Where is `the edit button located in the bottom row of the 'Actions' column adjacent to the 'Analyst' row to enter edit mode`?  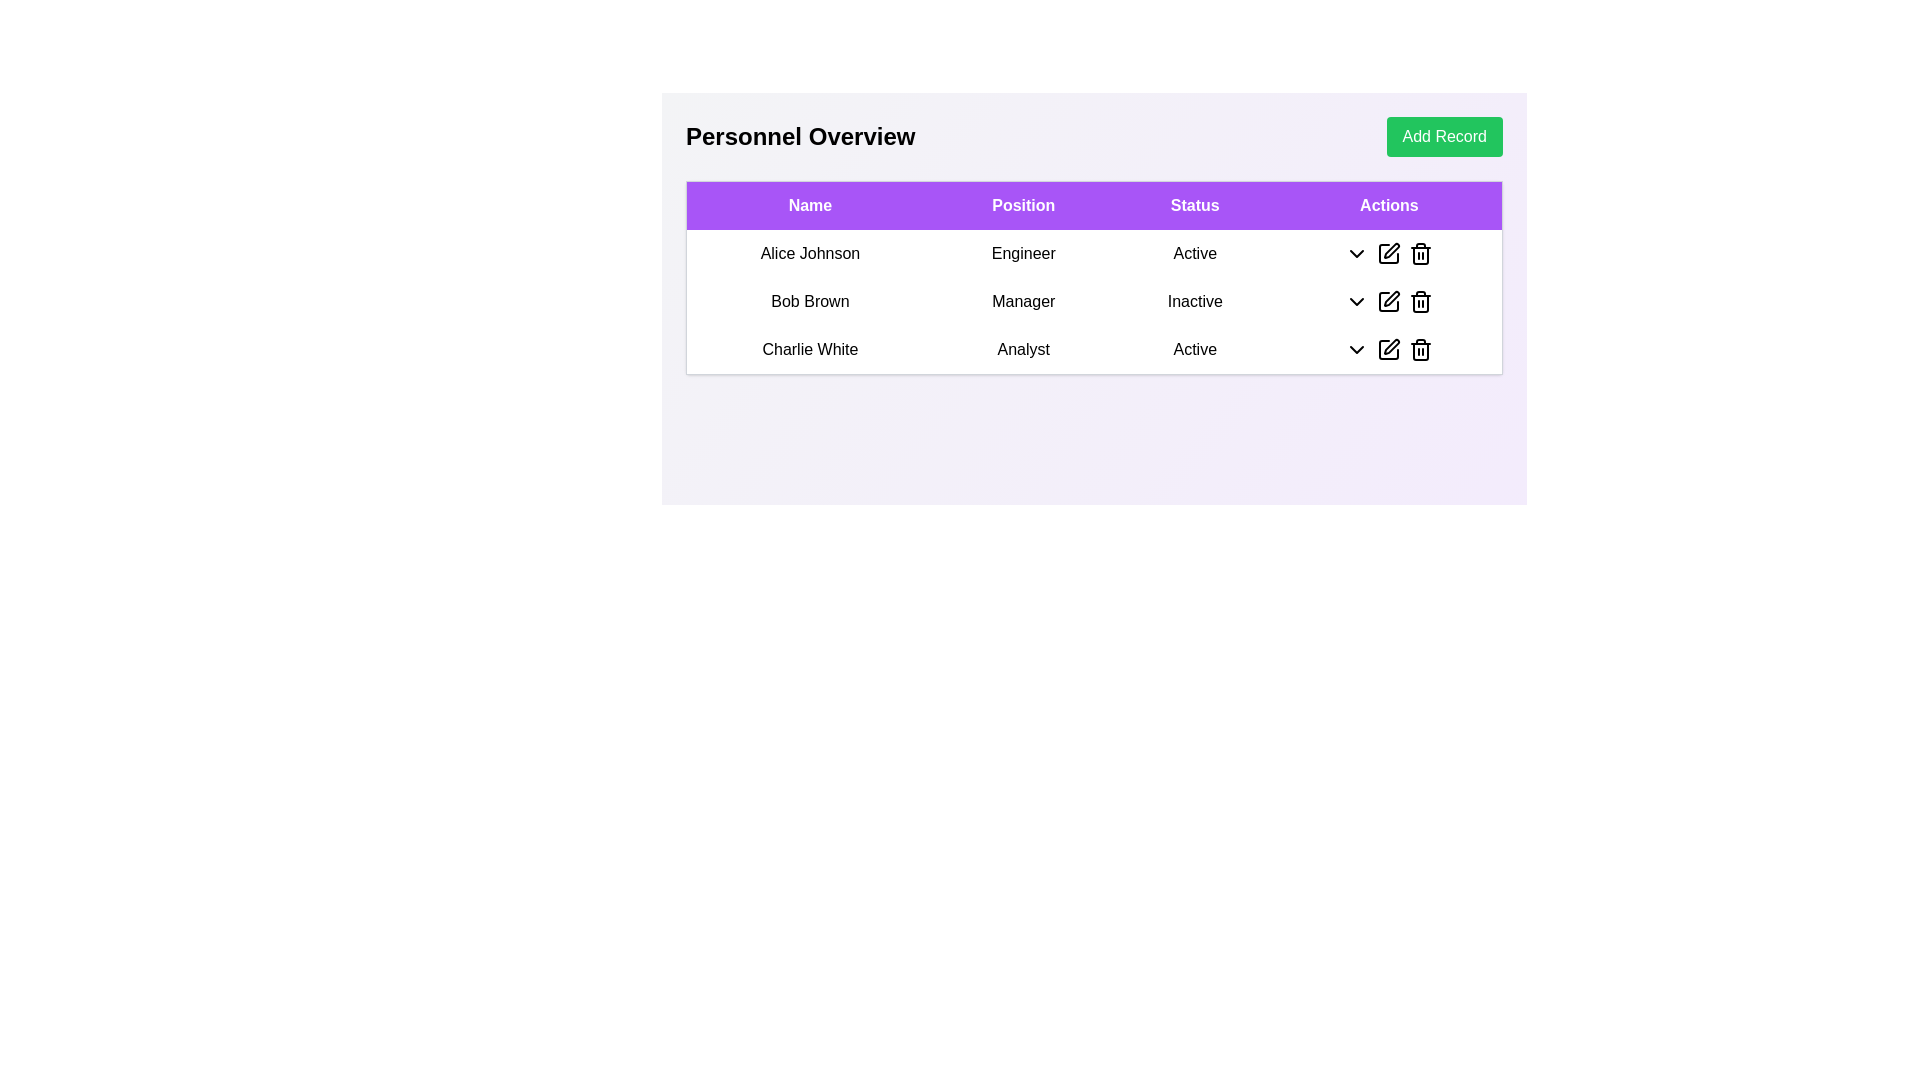 the edit button located in the bottom row of the 'Actions' column adjacent to the 'Analyst' row to enter edit mode is located at coordinates (1387, 349).